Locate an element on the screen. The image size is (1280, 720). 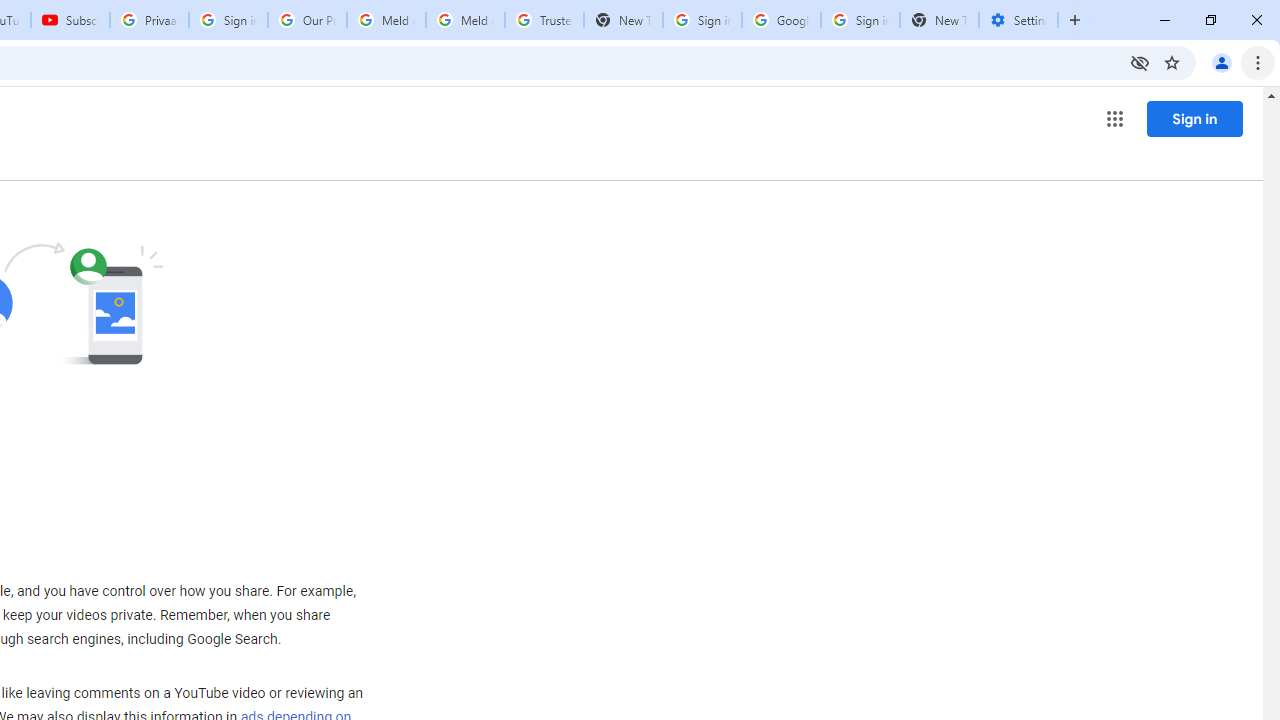
'Subscriptions - YouTube' is located at coordinates (70, 20).